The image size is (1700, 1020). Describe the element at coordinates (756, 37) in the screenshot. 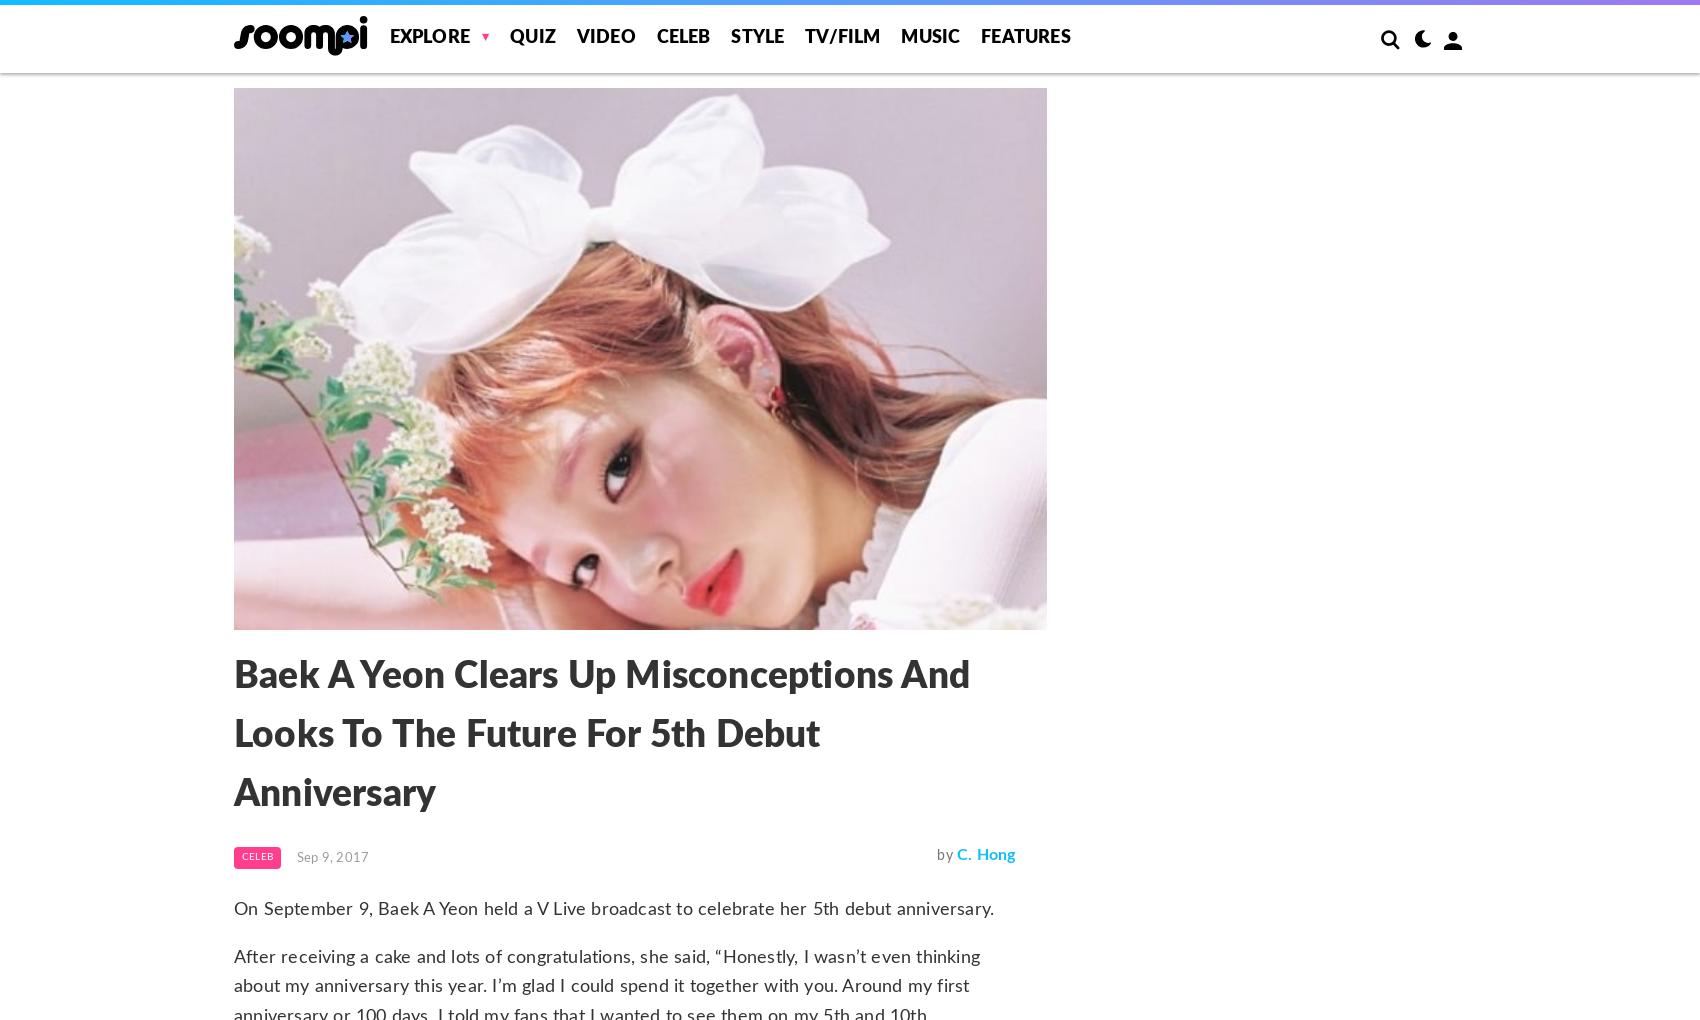

I see `'Style'` at that location.